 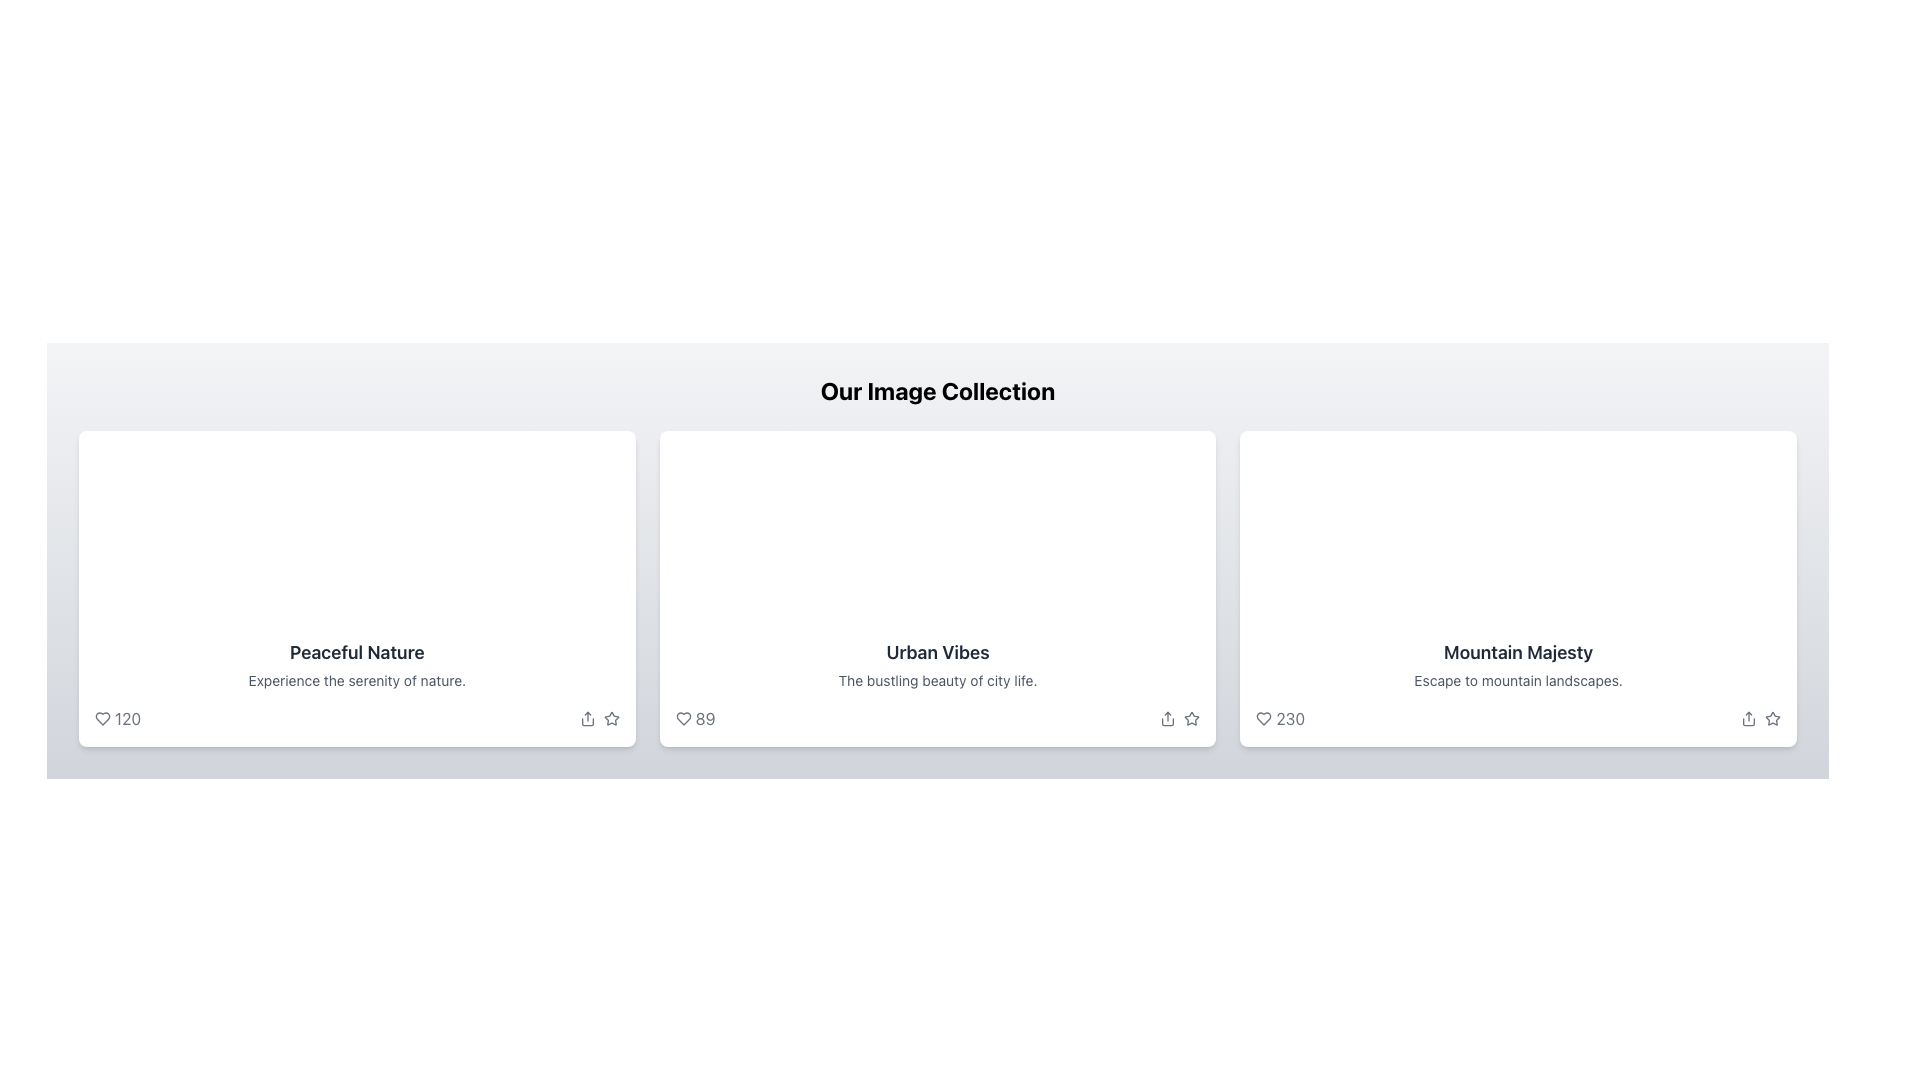 What do you see at coordinates (1263, 717) in the screenshot?
I see `the 'like' icon located to the immediate left of the '230' text on the 'Mountain Majesty' card in the bottom-right section of the card` at bounding box center [1263, 717].